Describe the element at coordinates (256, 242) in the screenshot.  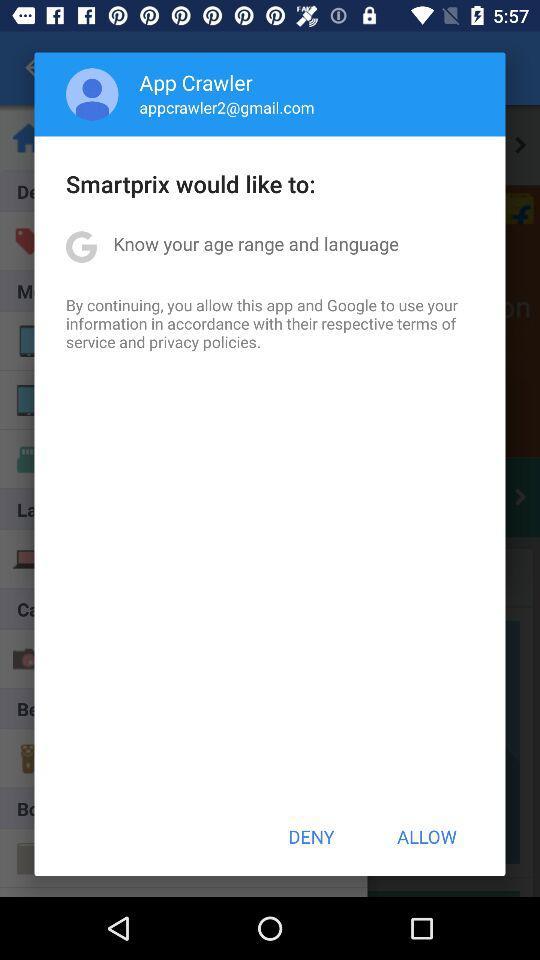
I see `icon below smartprix would like app` at that location.